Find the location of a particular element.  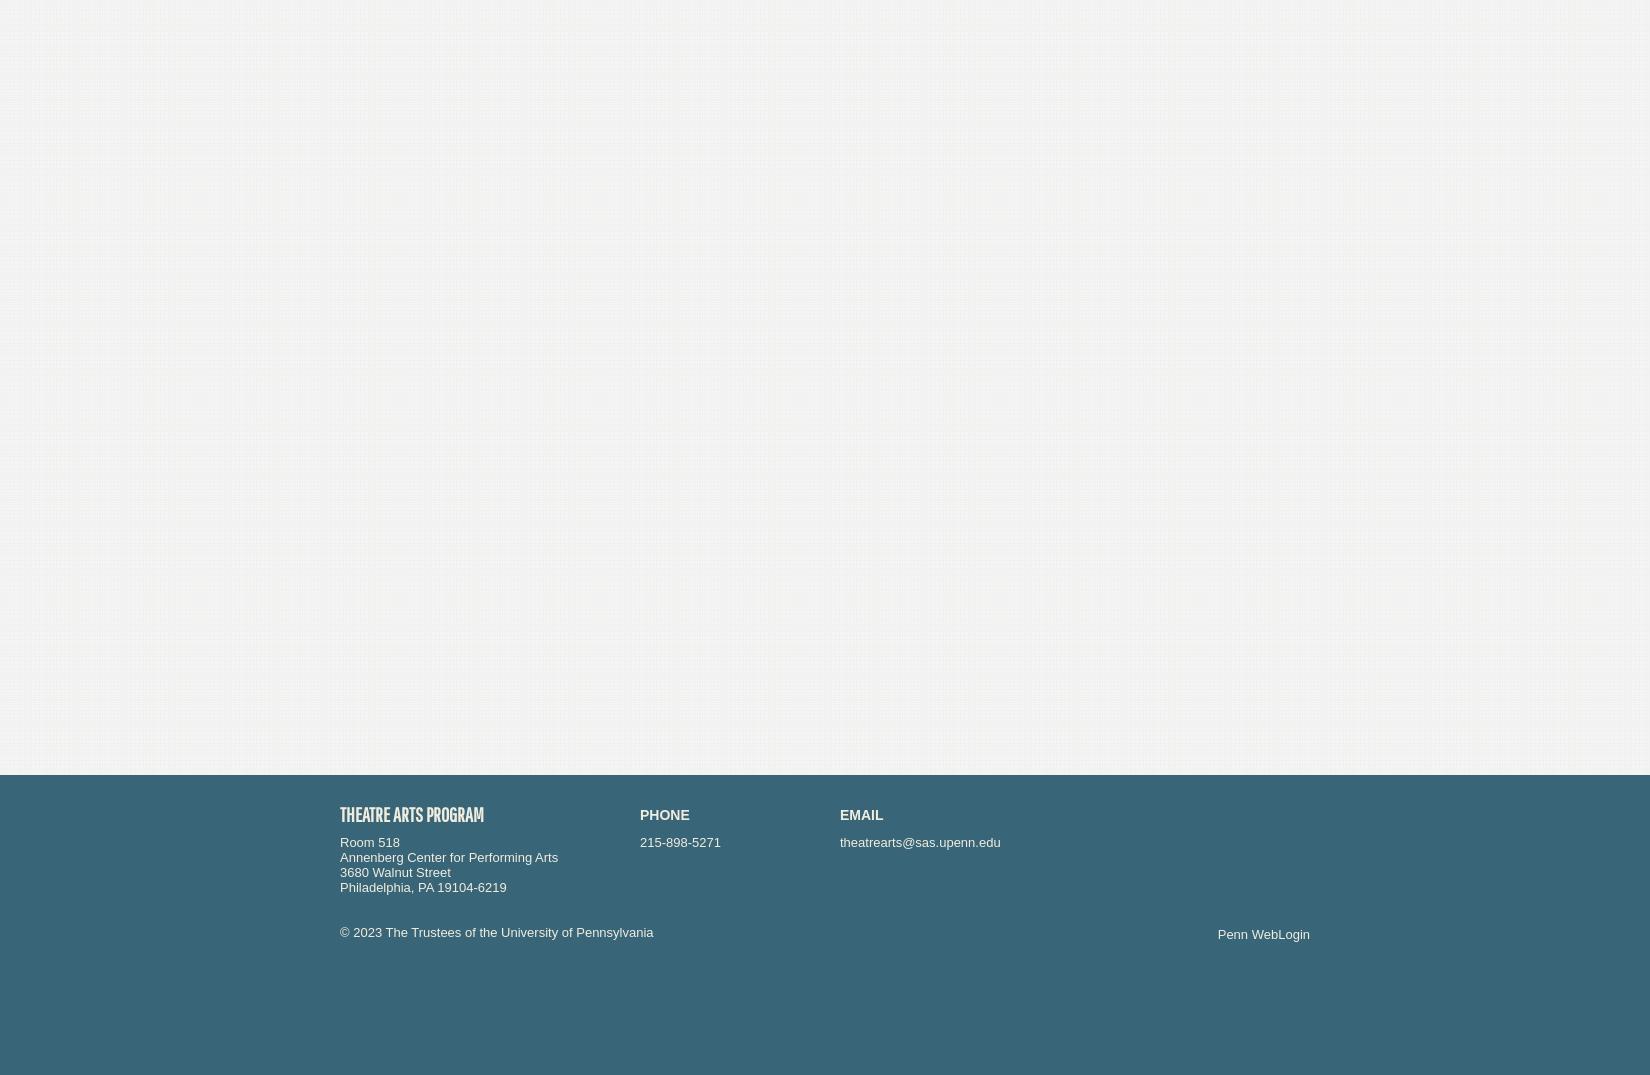

'3680 Walnut Street' is located at coordinates (340, 872).